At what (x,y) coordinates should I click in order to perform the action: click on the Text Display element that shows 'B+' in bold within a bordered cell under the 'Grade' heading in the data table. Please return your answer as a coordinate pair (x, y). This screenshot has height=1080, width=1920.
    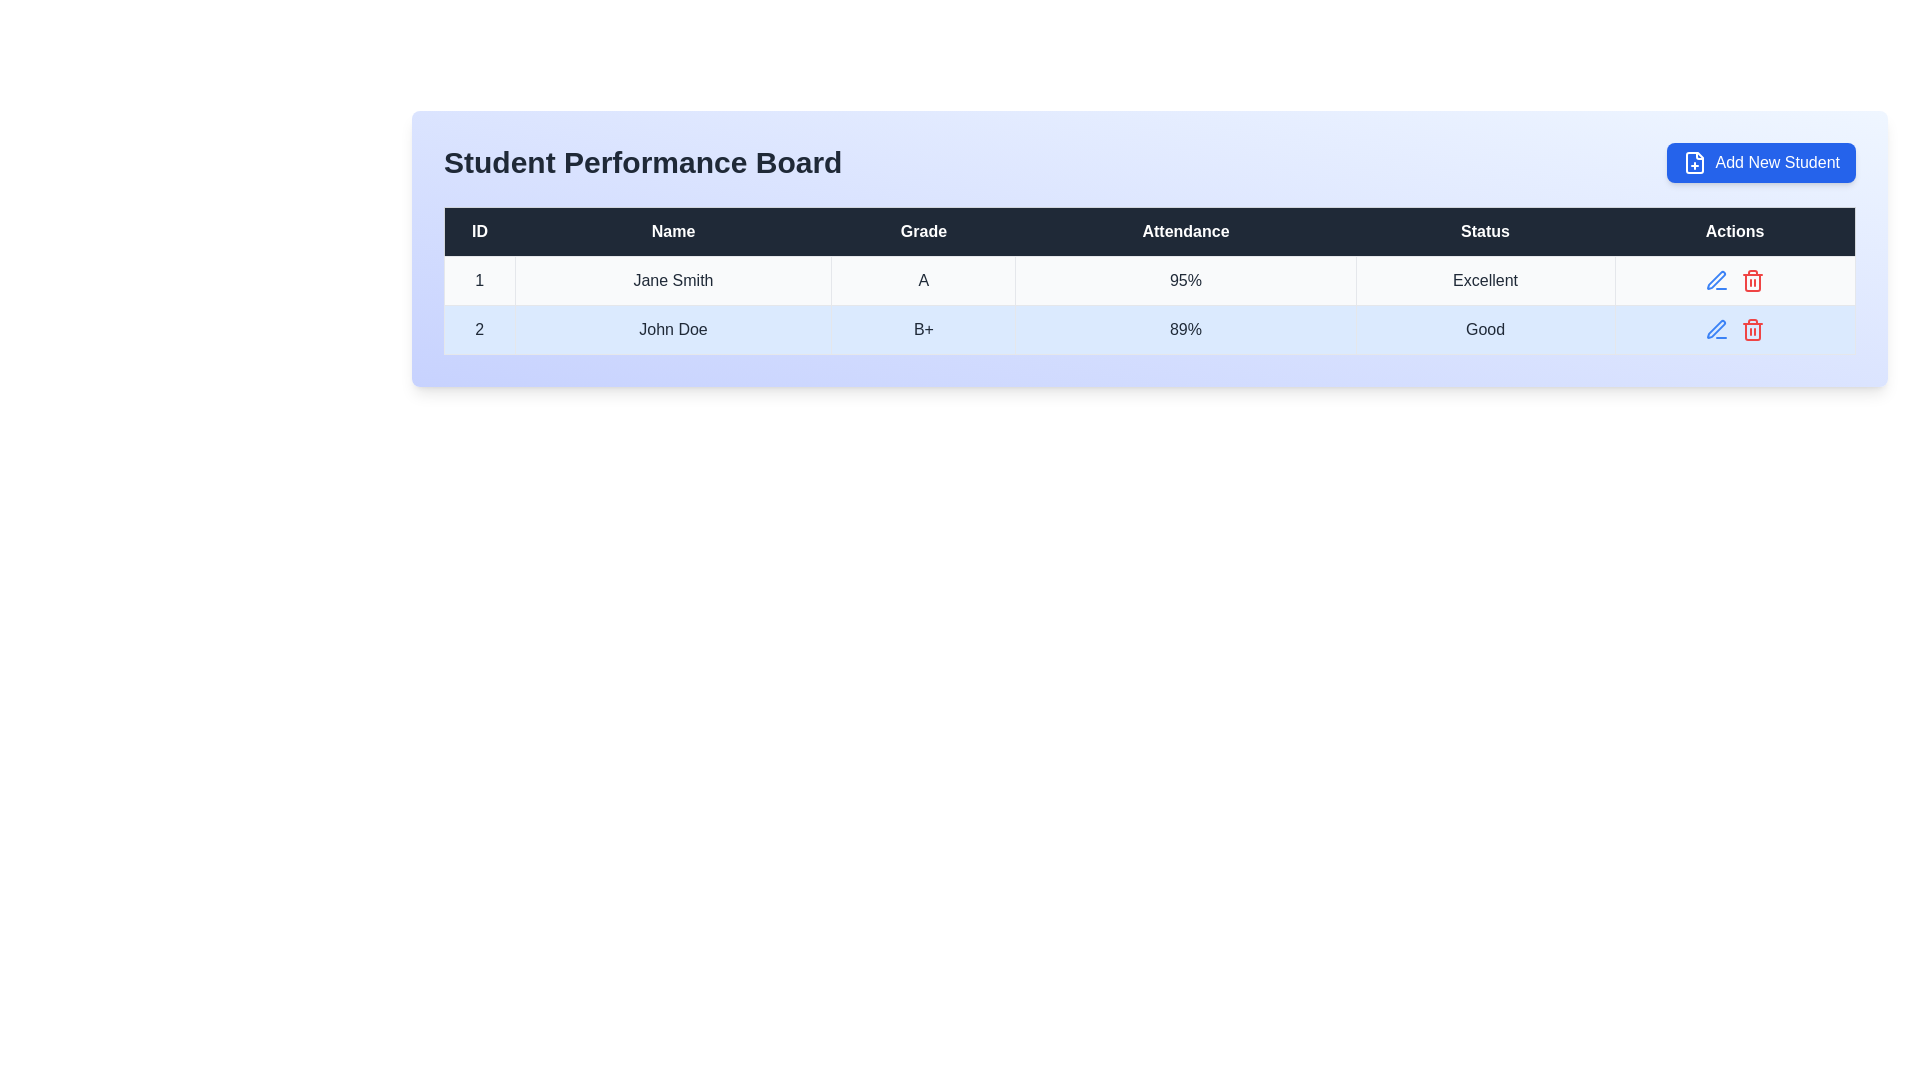
    Looking at the image, I should click on (922, 329).